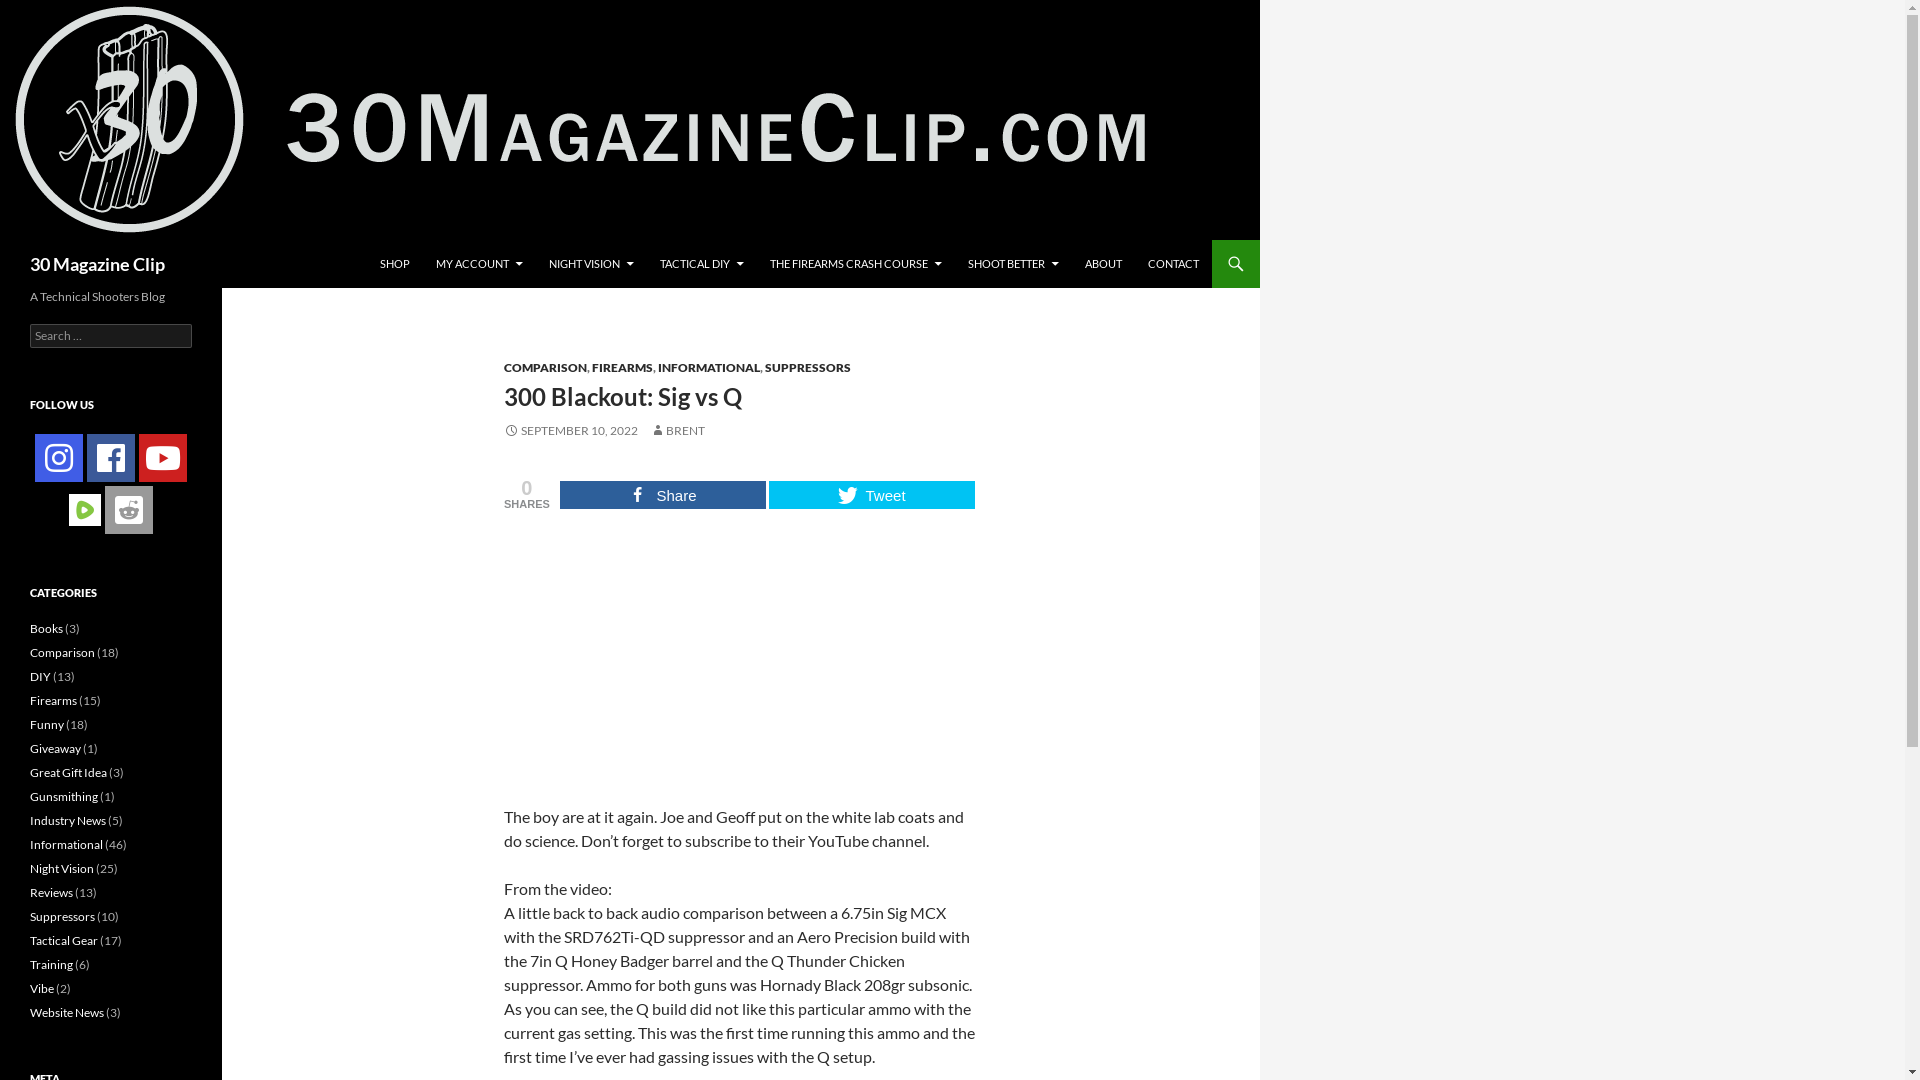  I want to click on 'INFORMATIONAL', so click(657, 367).